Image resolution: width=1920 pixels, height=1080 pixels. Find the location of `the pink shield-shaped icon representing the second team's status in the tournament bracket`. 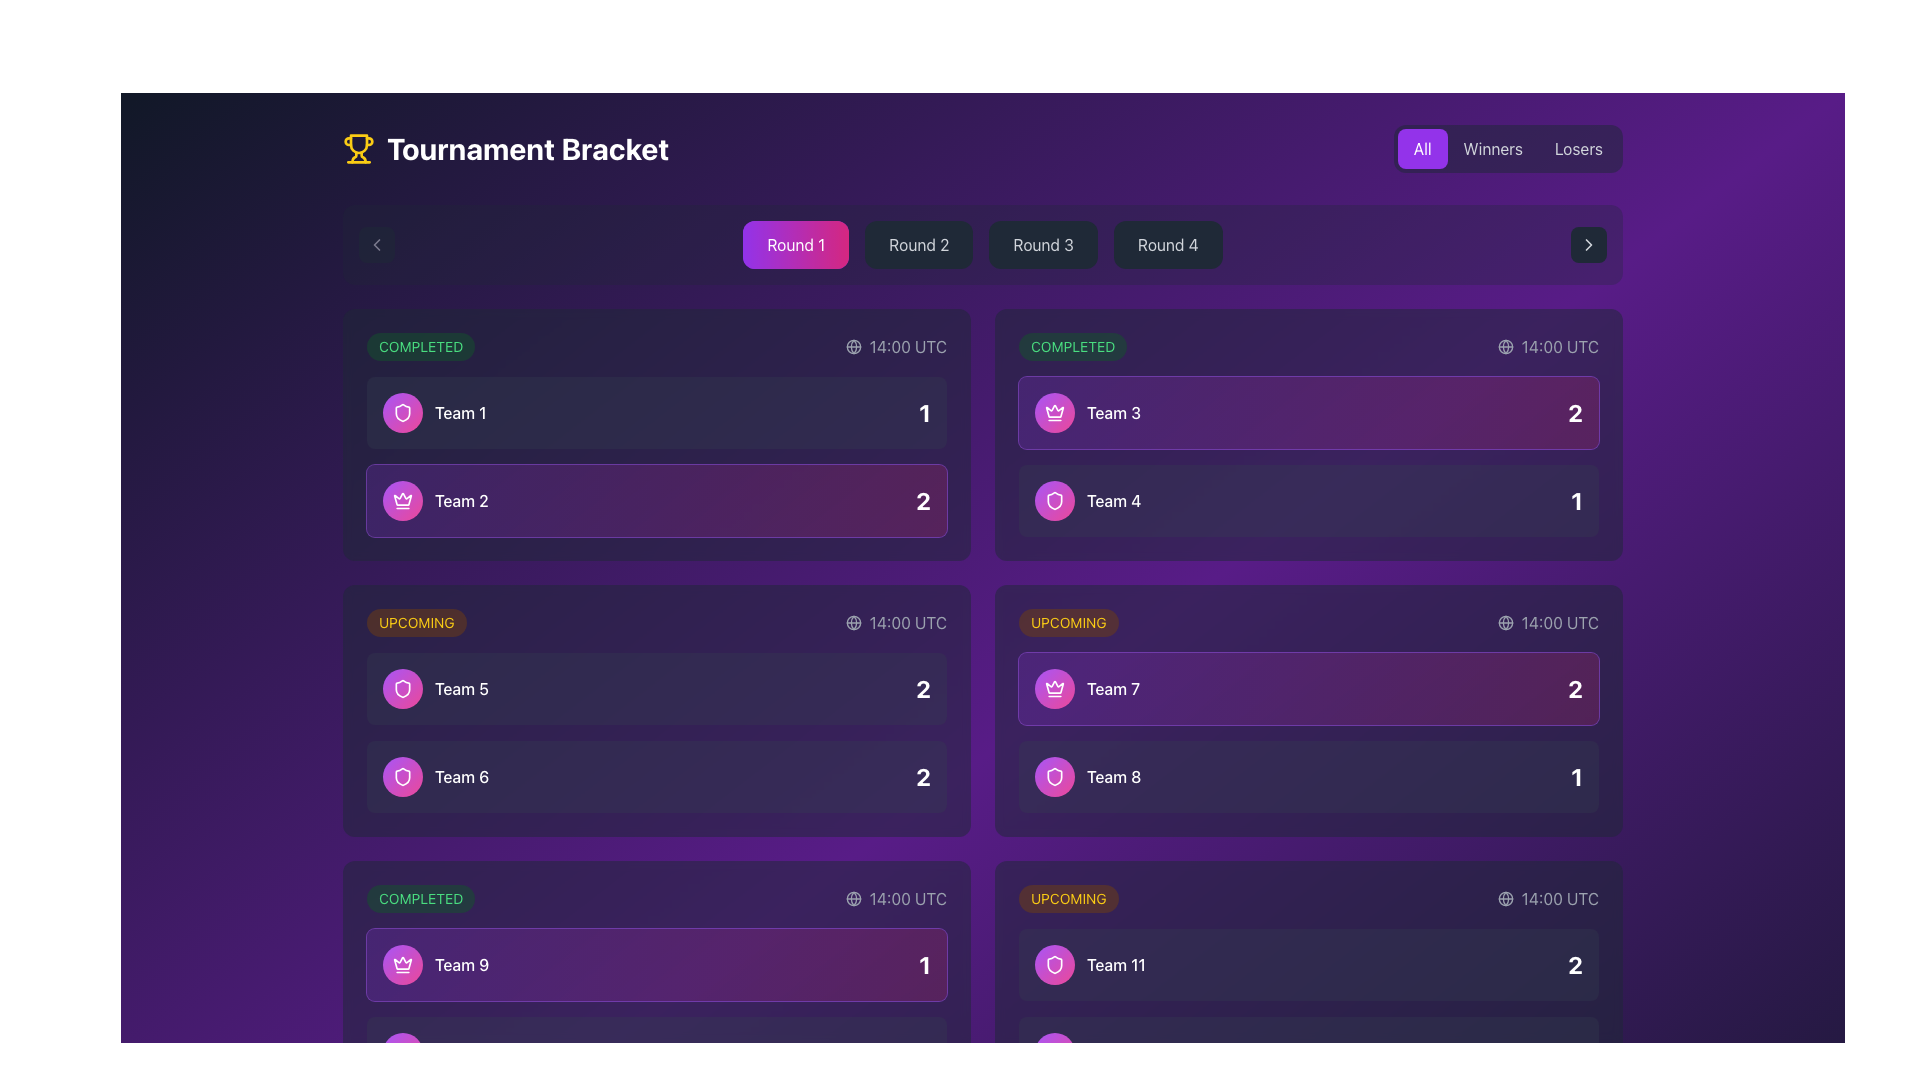

the pink shield-shaped icon representing the second team's status in the tournament bracket is located at coordinates (1054, 775).